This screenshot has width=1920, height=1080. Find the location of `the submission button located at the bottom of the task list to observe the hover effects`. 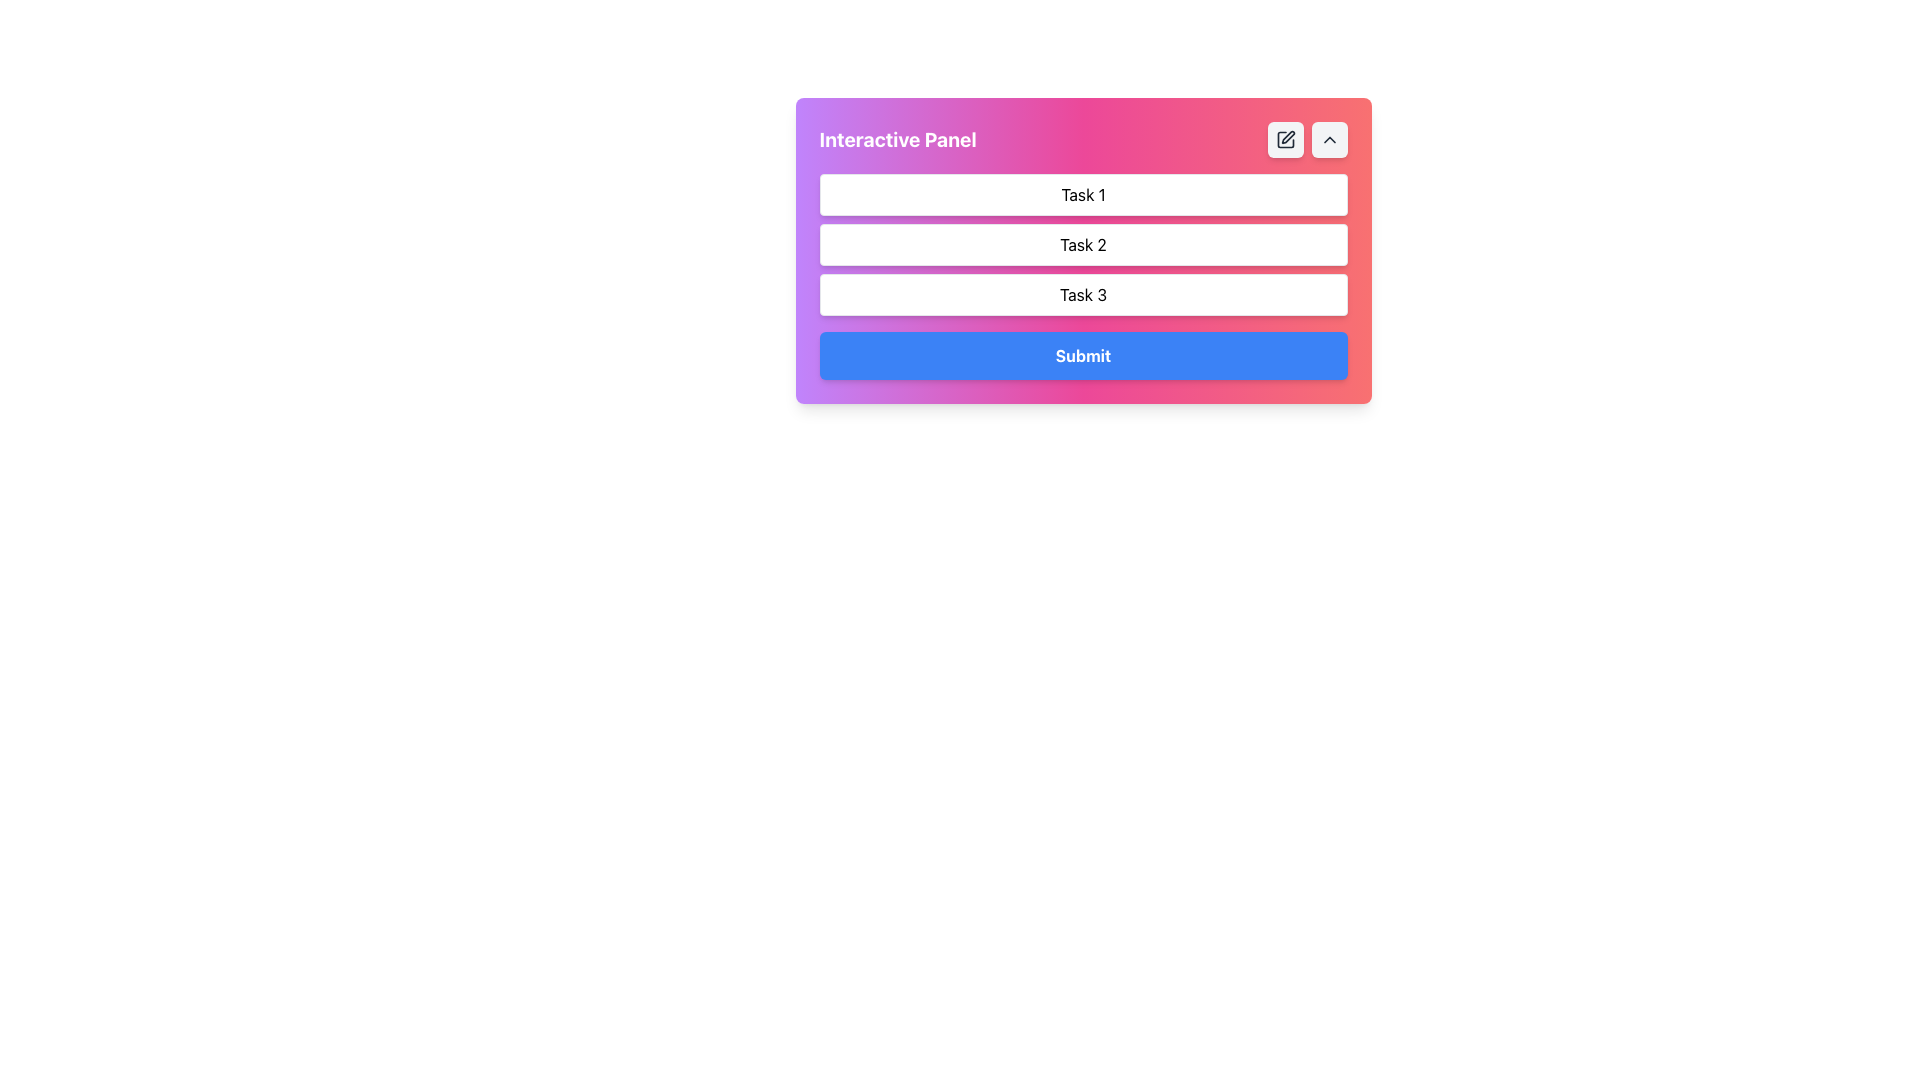

the submission button located at the bottom of the task list to observe the hover effects is located at coordinates (1082, 354).